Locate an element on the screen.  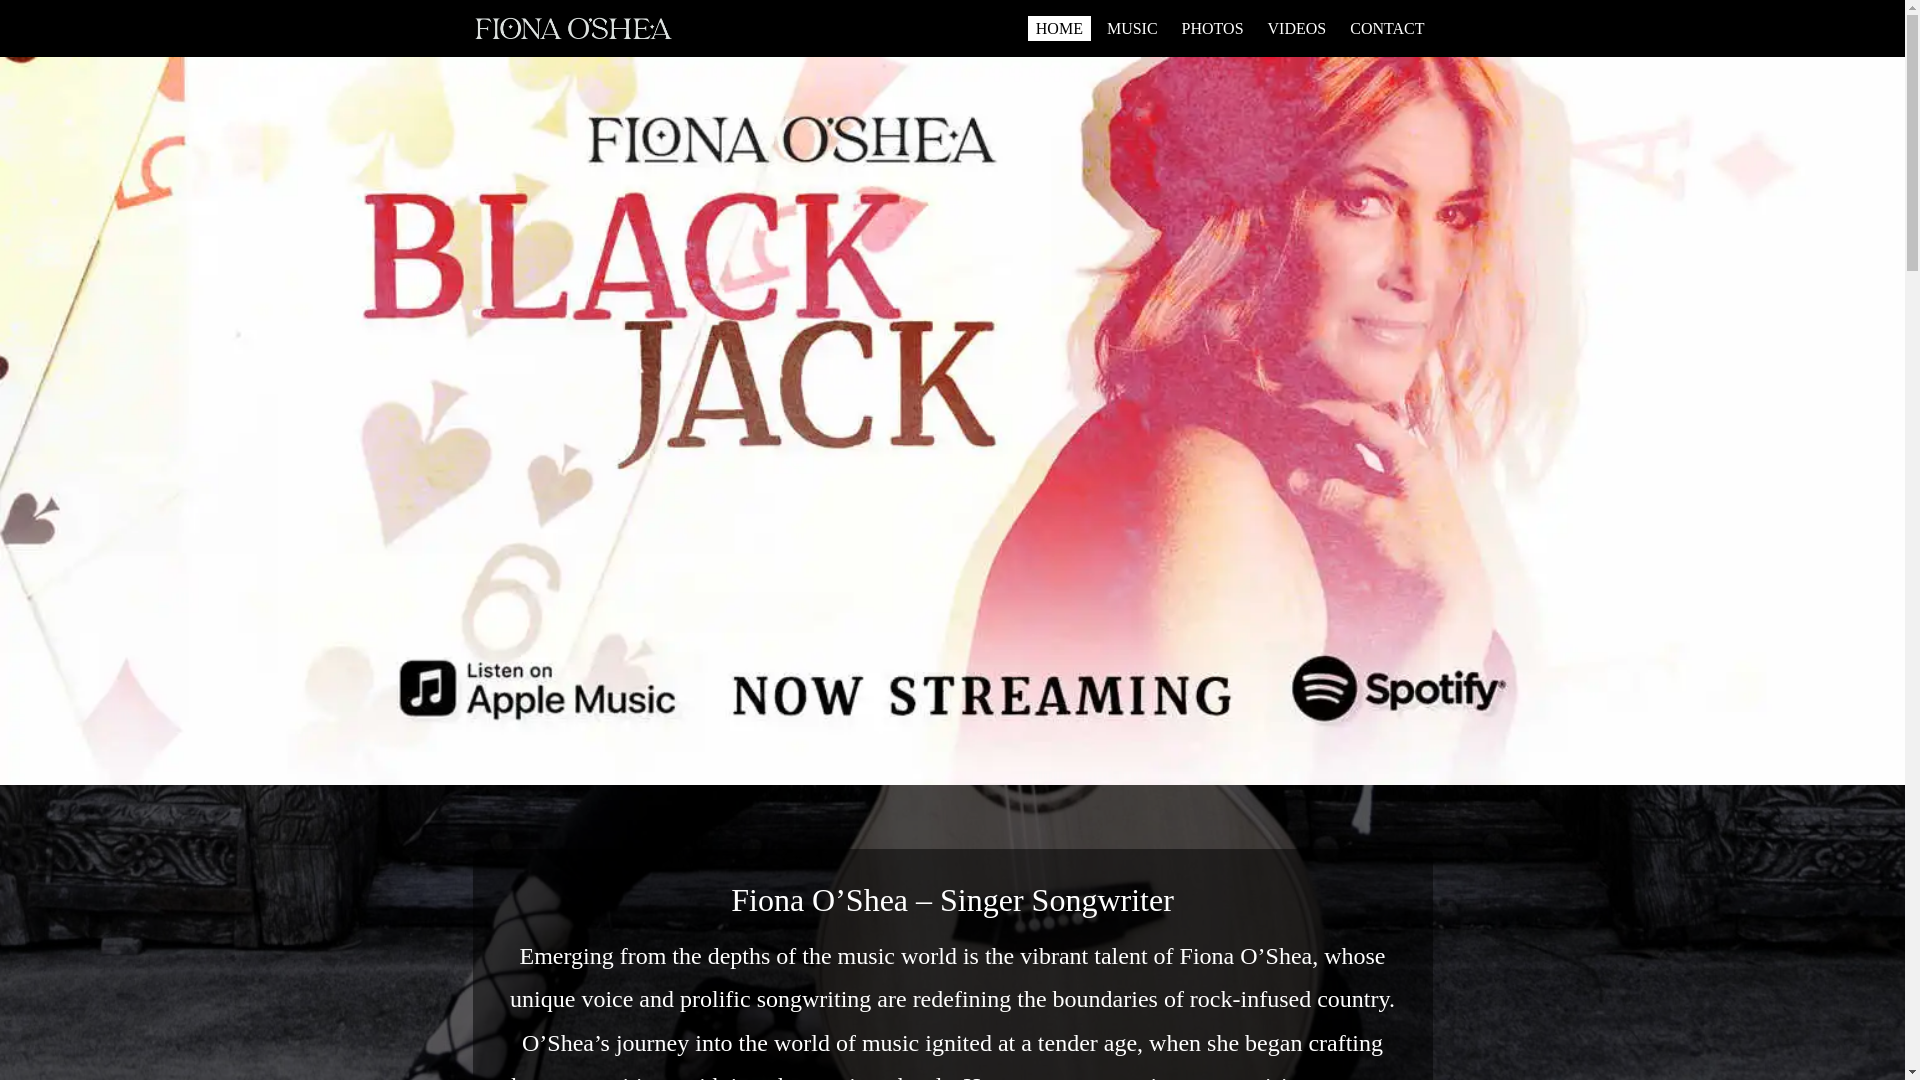
'CONTACT' is located at coordinates (1386, 29).